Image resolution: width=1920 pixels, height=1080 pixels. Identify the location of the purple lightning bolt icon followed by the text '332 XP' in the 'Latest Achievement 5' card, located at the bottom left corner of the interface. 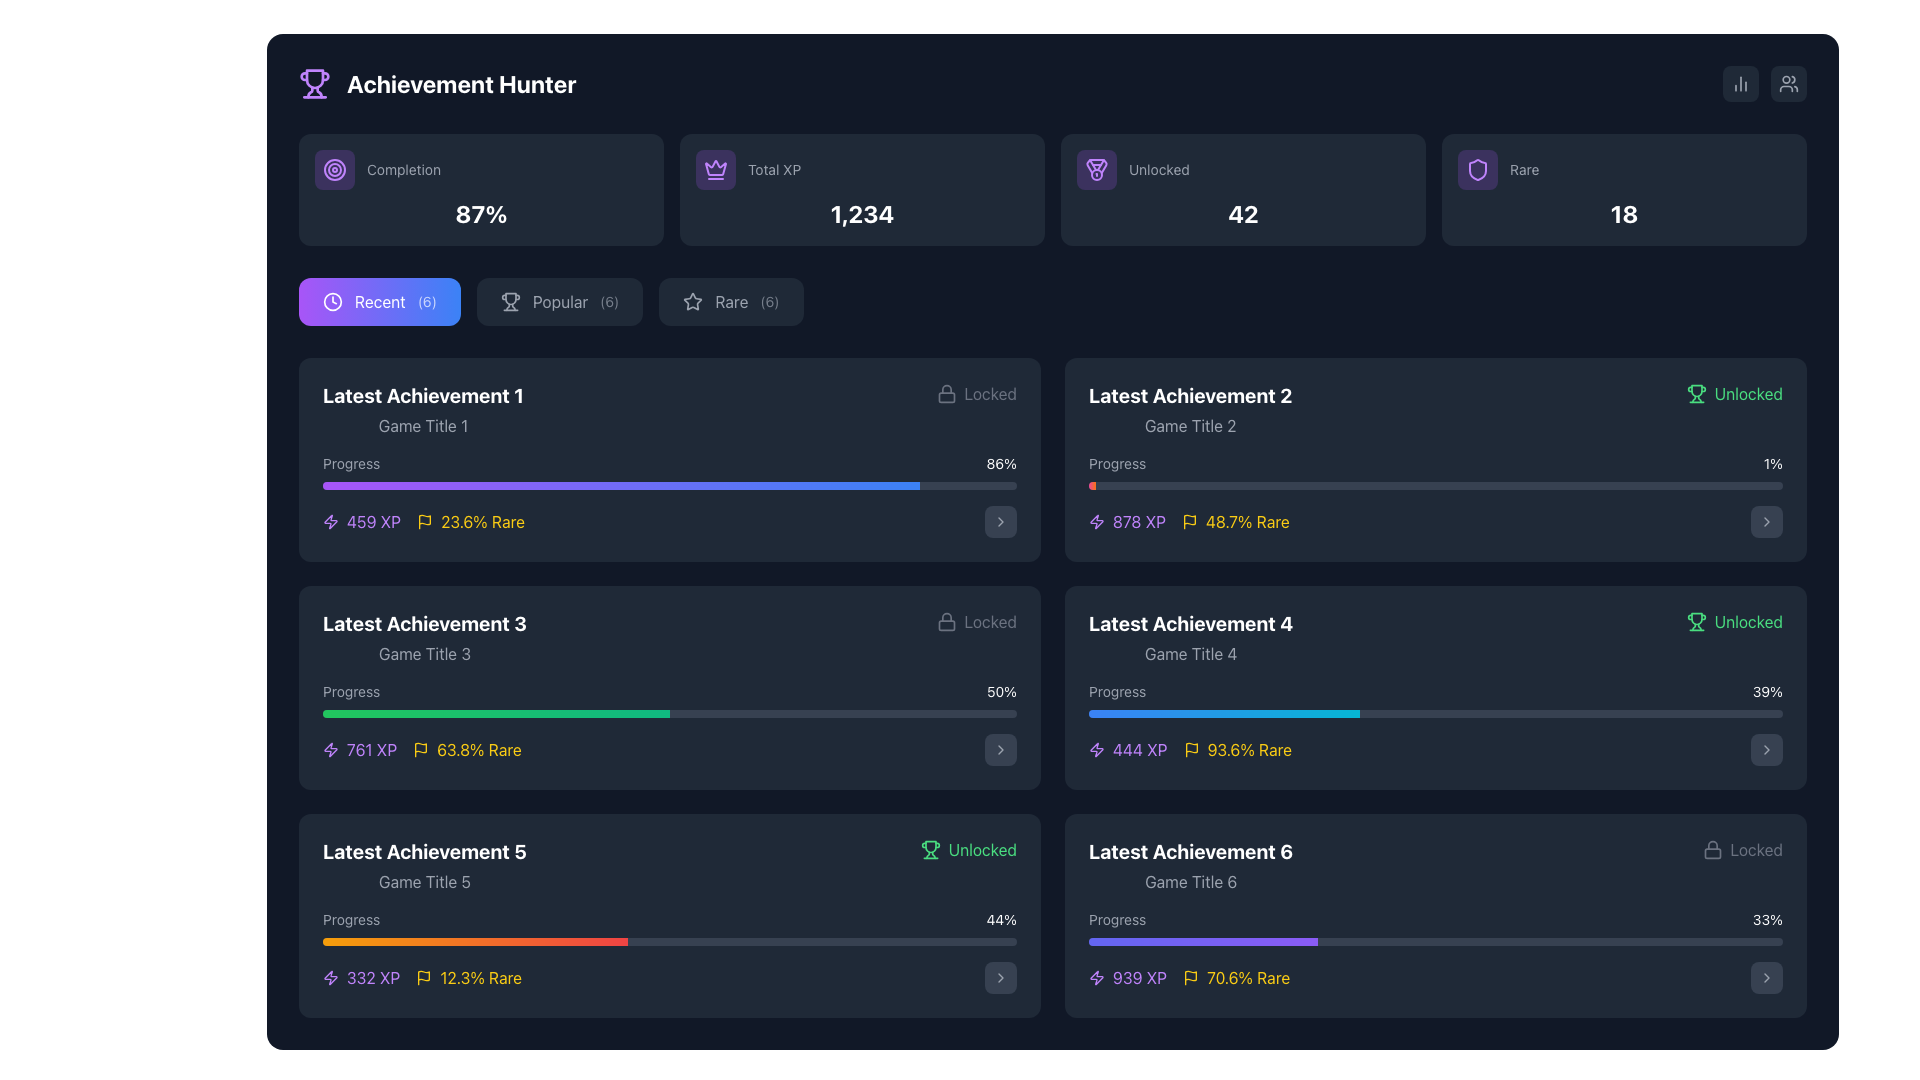
(361, 977).